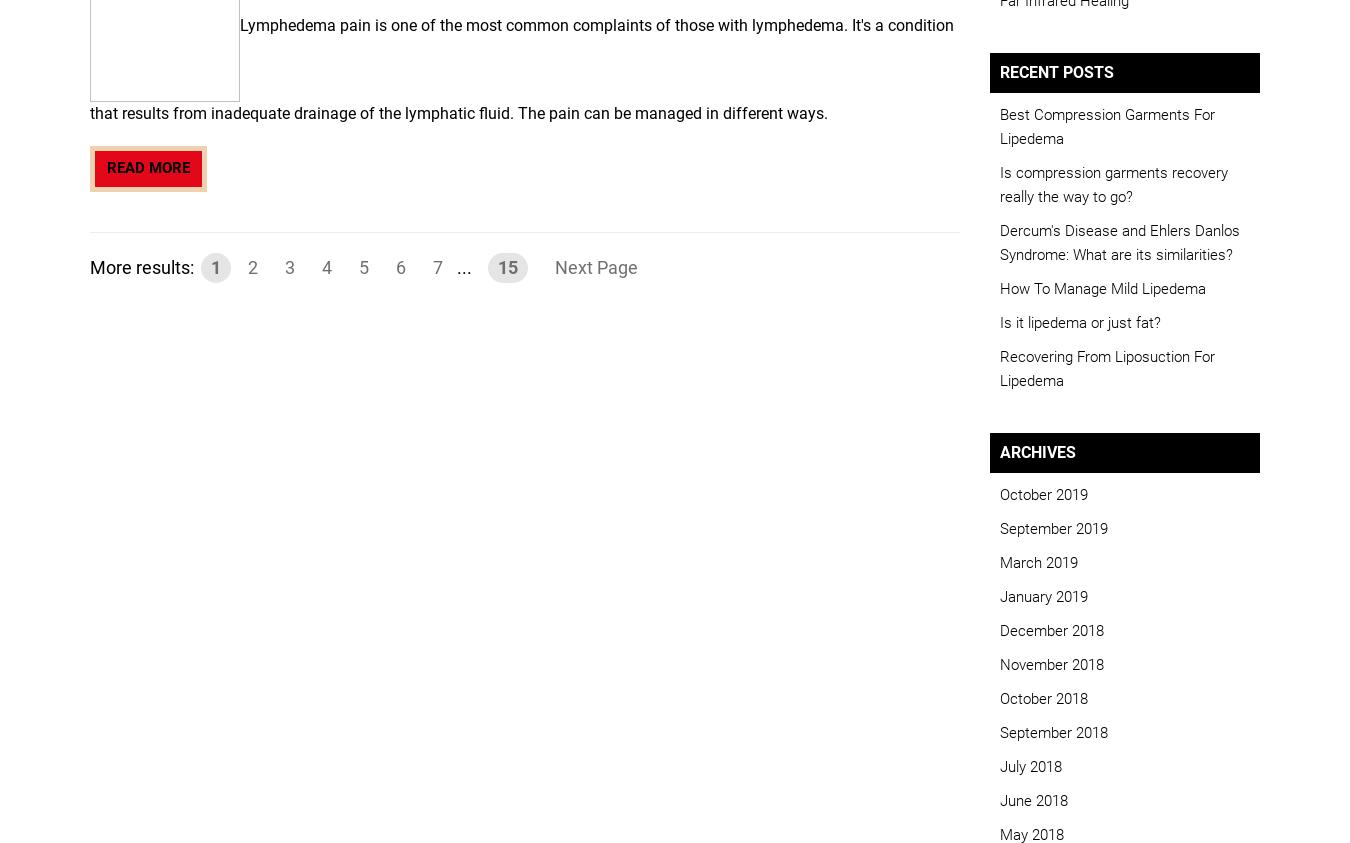 The image size is (1350, 843). Describe the element at coordinates (251, 266) in the screenshot. I see `'2'` at that location.